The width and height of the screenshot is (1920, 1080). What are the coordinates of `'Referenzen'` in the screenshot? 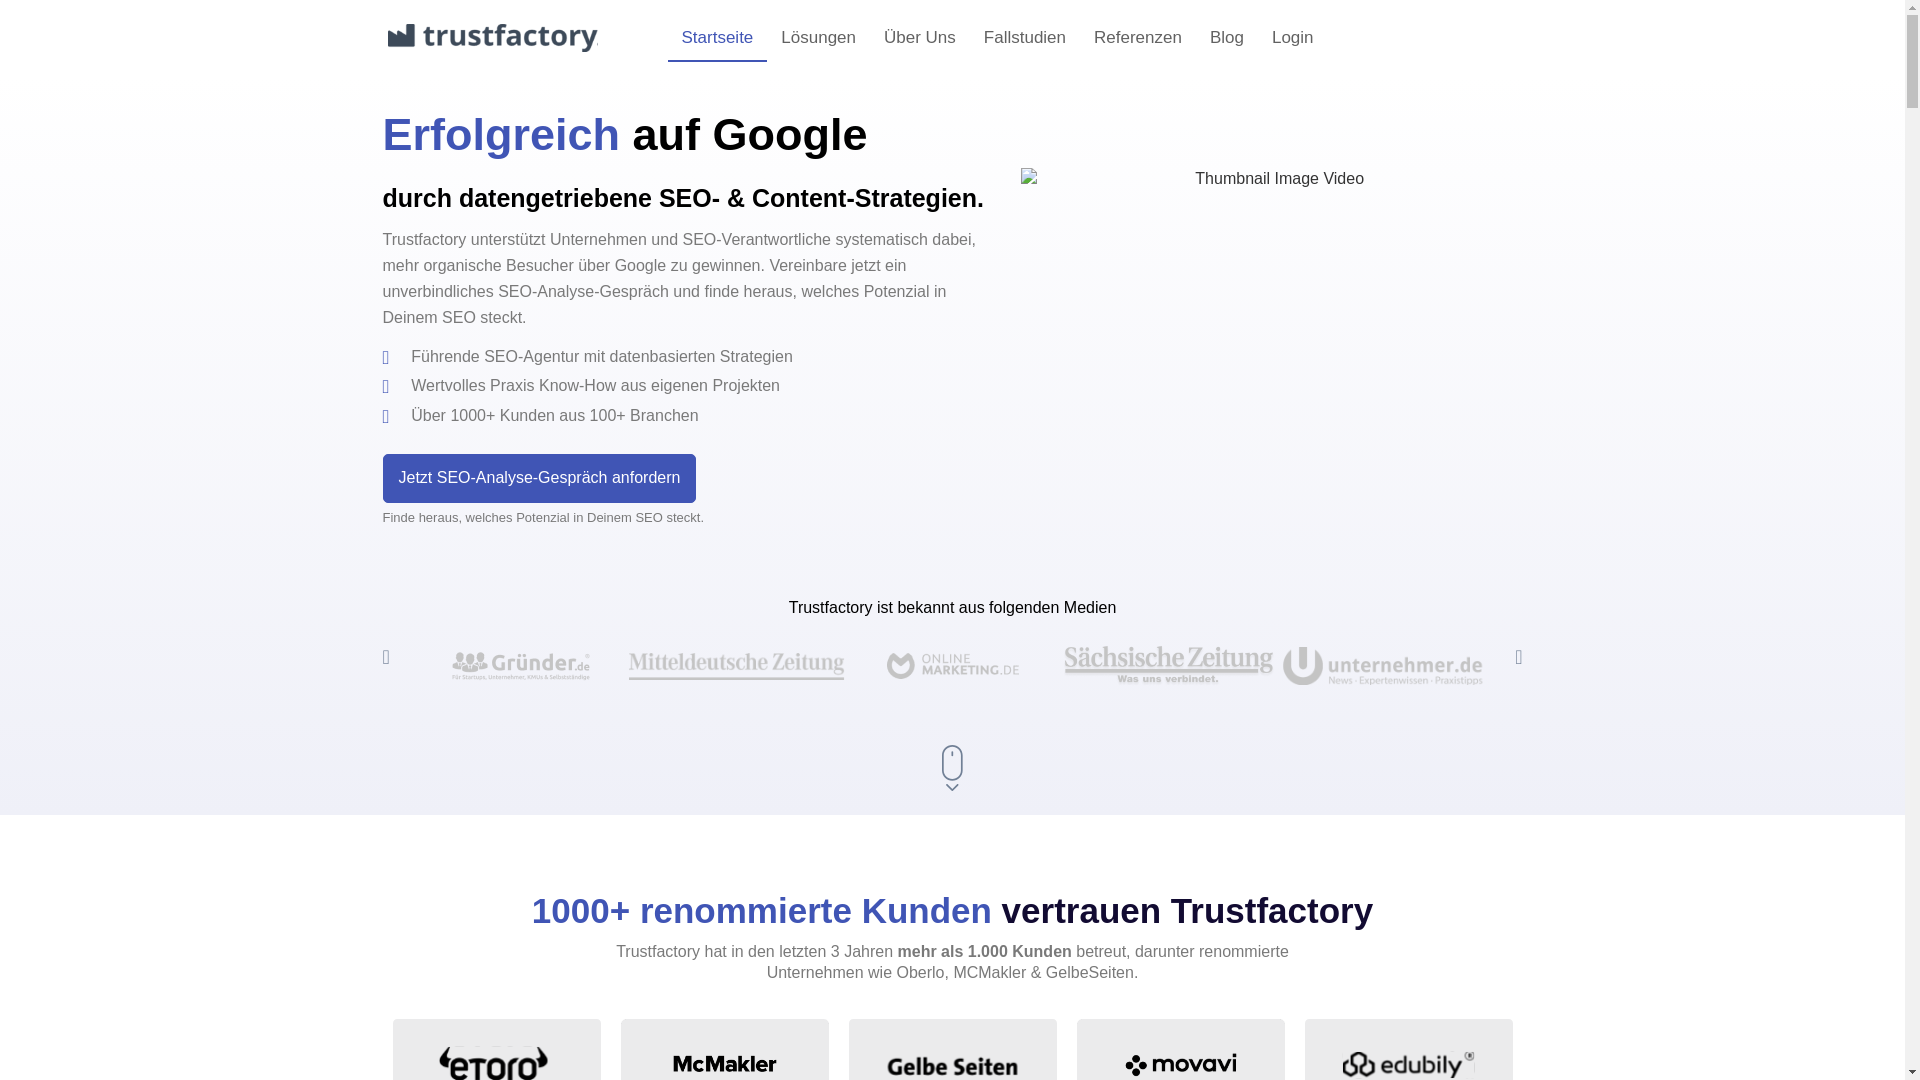 It's located at (1137, 38).